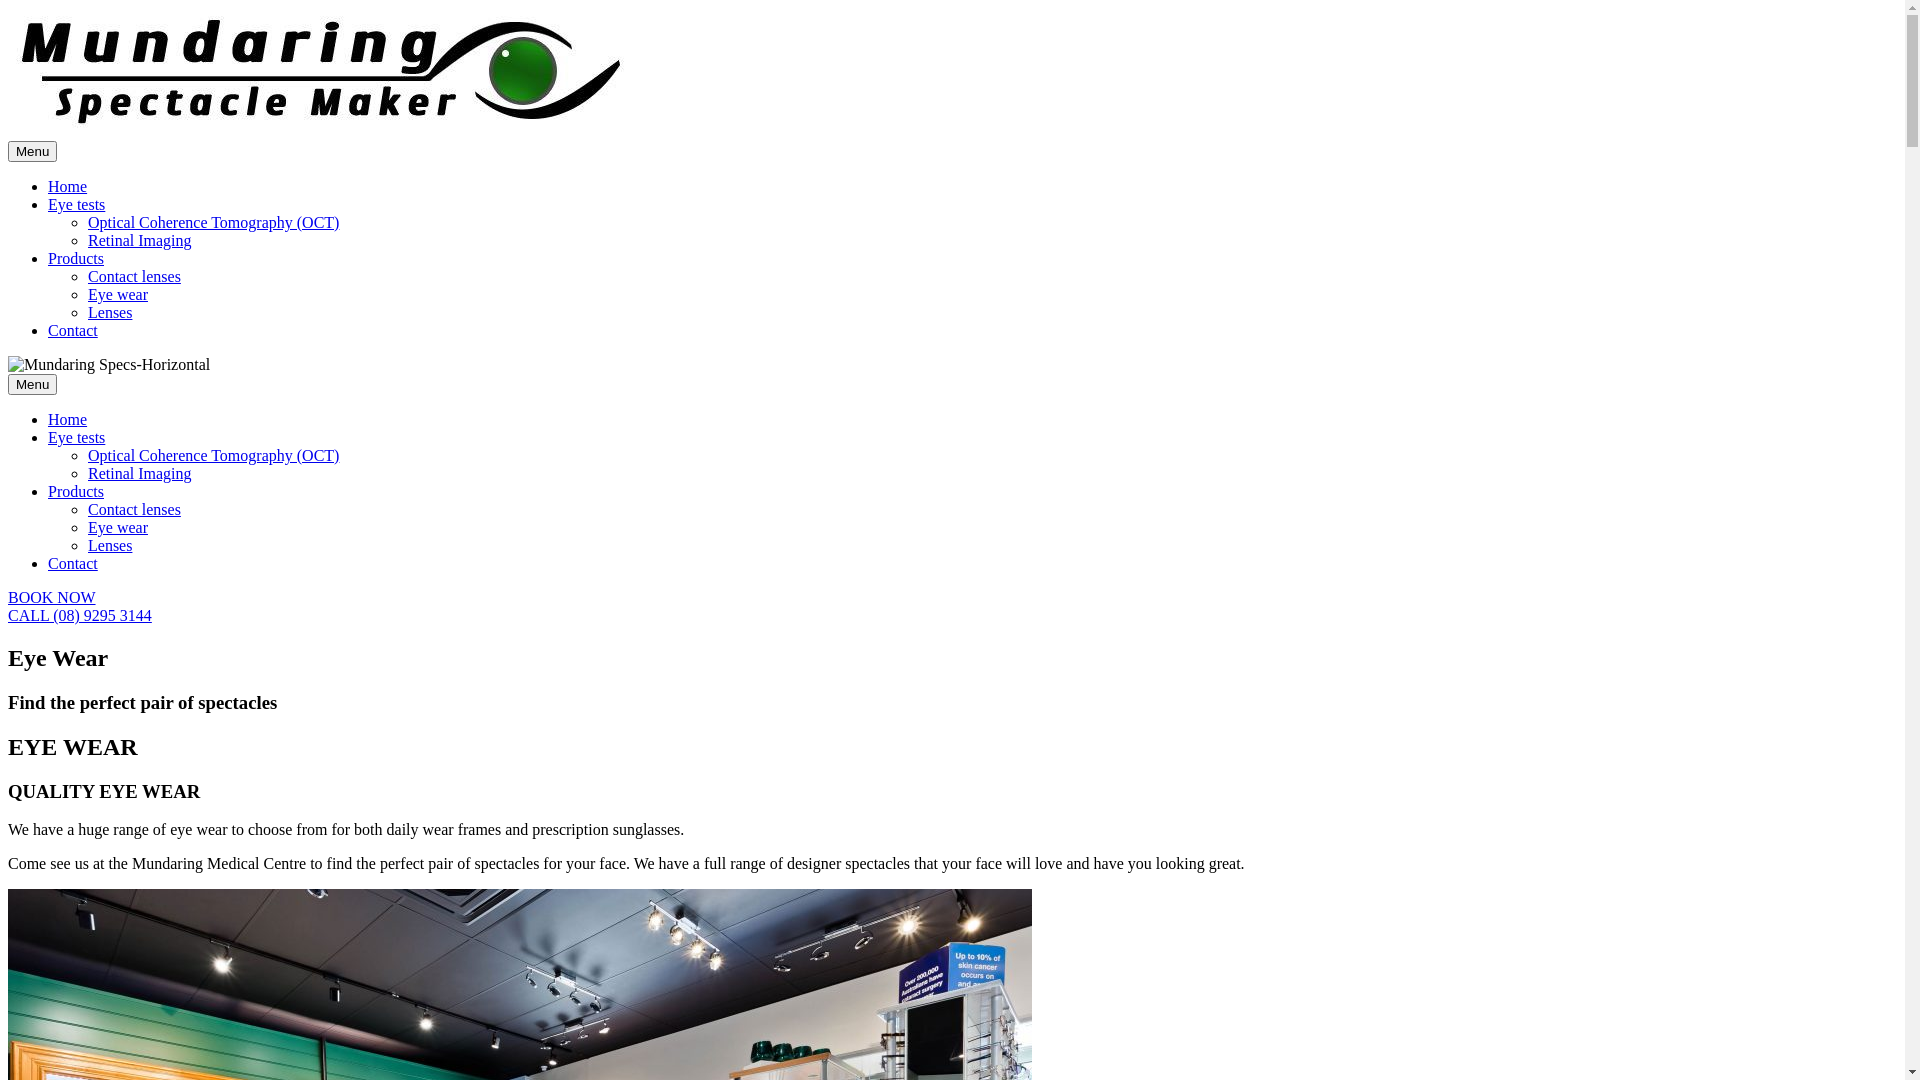 The height and width of the screenshot is (1080, 1920). What do you see at coordinates (67, 186) in the screenshot?
I see `'Home'` at bounding box center [67, 186].